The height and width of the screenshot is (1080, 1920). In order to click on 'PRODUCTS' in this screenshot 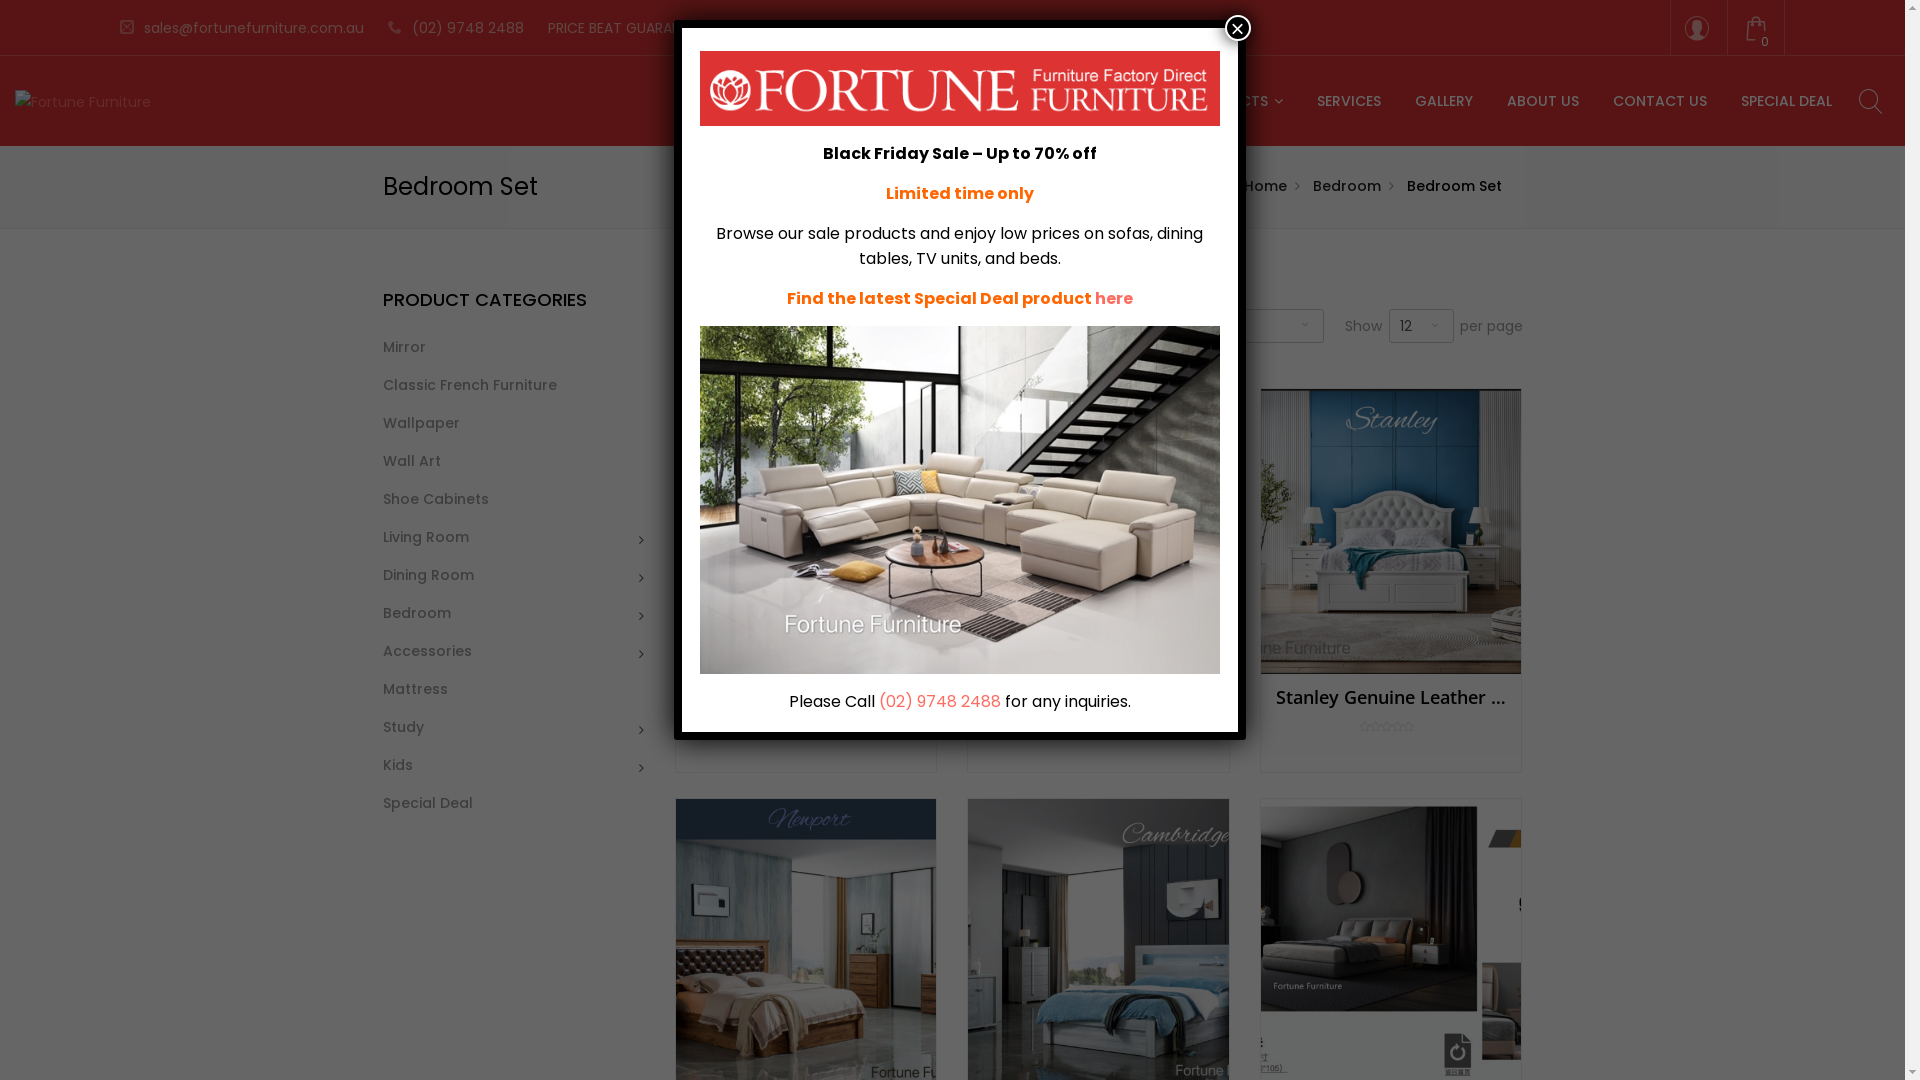, I will do `click(1236, 100)`.